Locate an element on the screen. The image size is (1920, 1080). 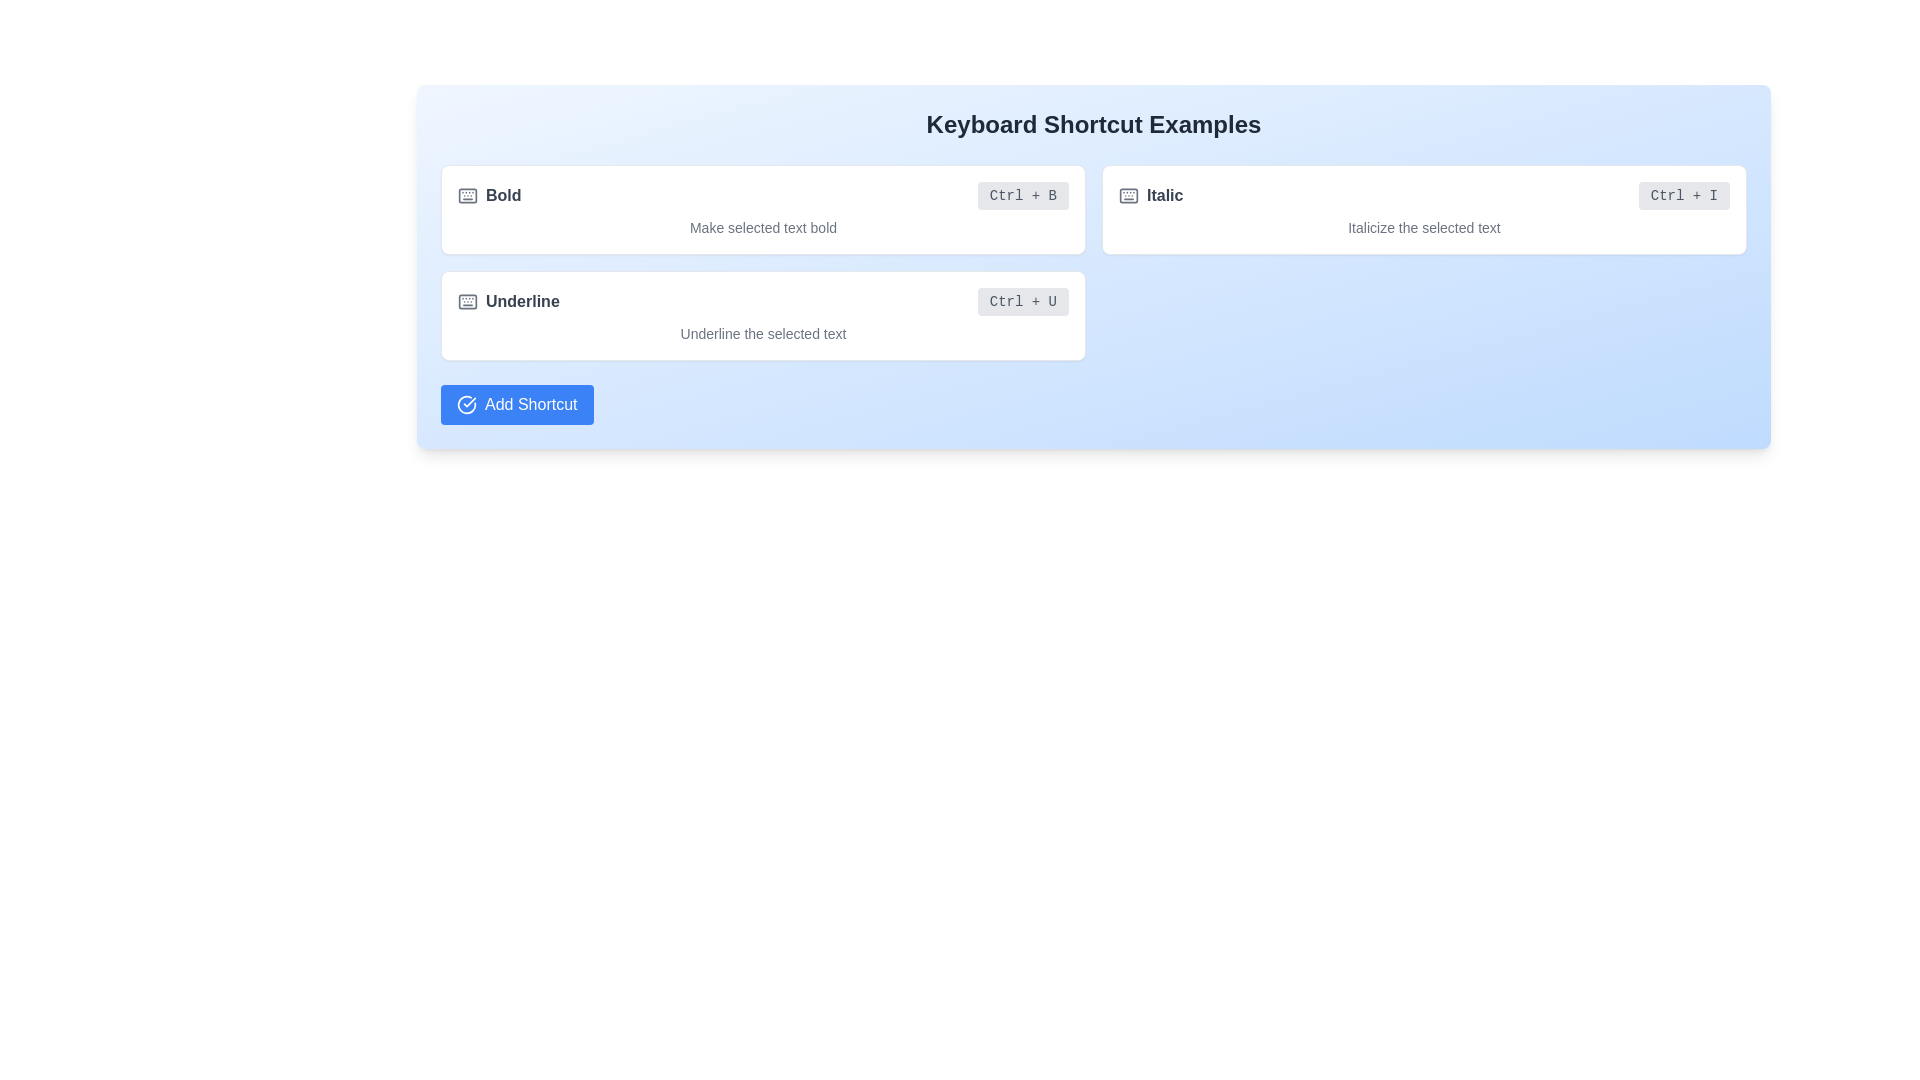
the 'Bold' shortcut label, which indicates the keyboard shortcut (Ctrl + B) required to trigger the bold functionality. This label is positioned near the top-right corner of the corresponding box is located at coordinates (1023, 196).